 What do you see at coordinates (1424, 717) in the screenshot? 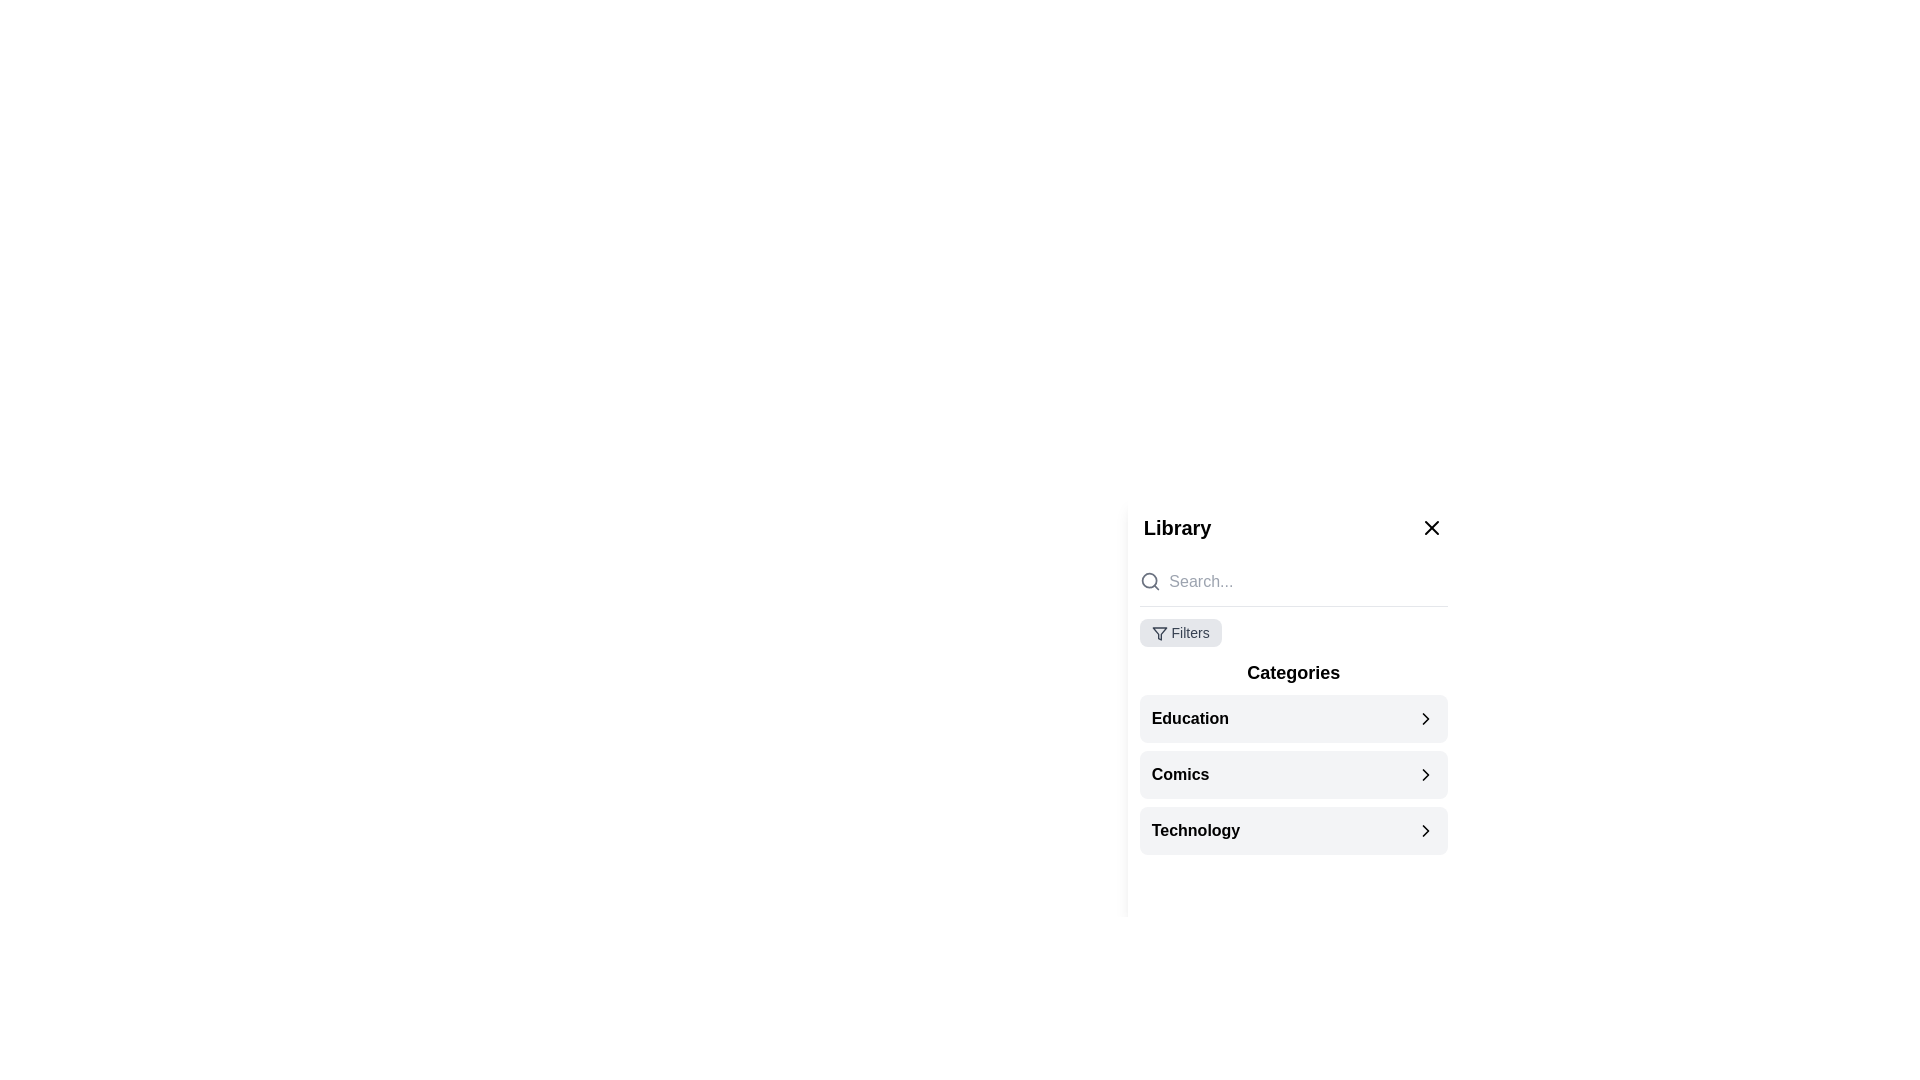
I see `the Chevron Right icon located at the far right of the 'Education' row in the 'Categories' section of the 'Library' panel` at bounding box center [1424, 717].